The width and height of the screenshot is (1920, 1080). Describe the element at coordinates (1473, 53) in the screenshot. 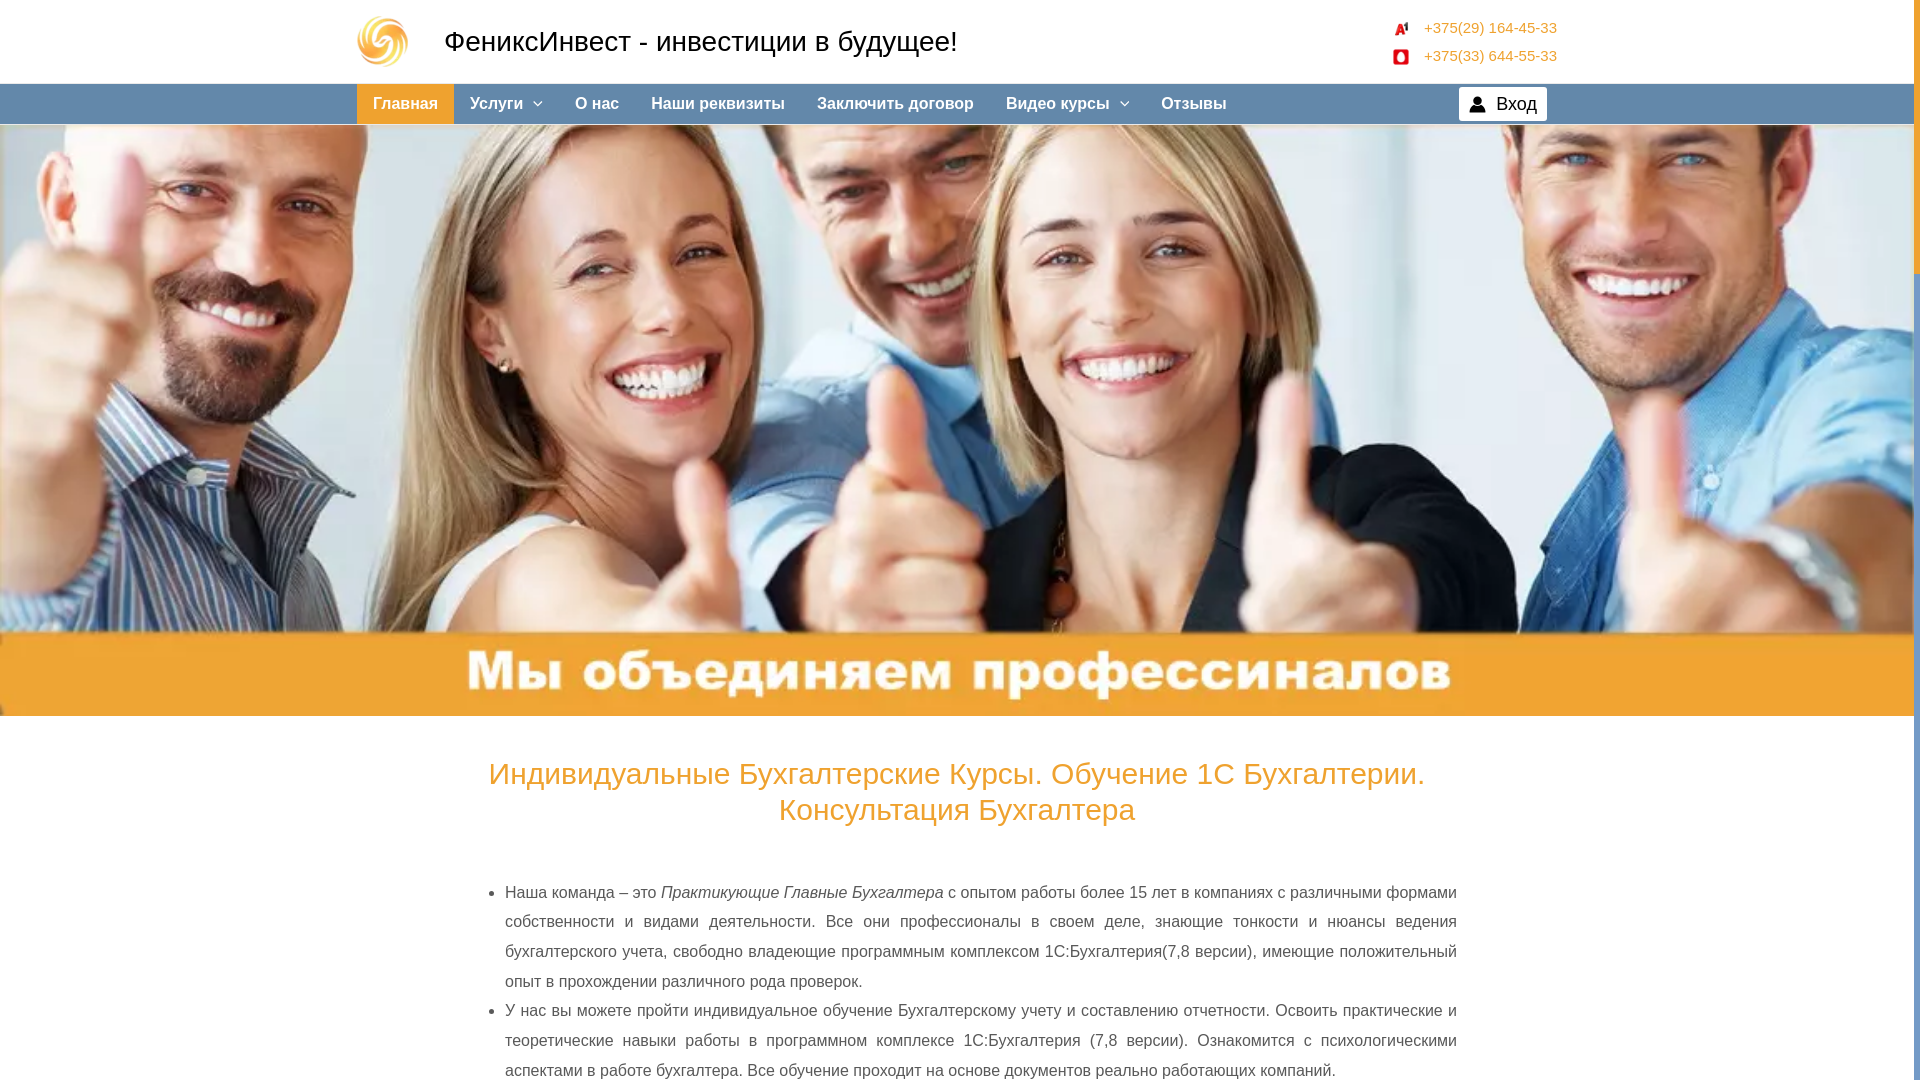

I see `'   +375(33) 644-55-33'` at that location.